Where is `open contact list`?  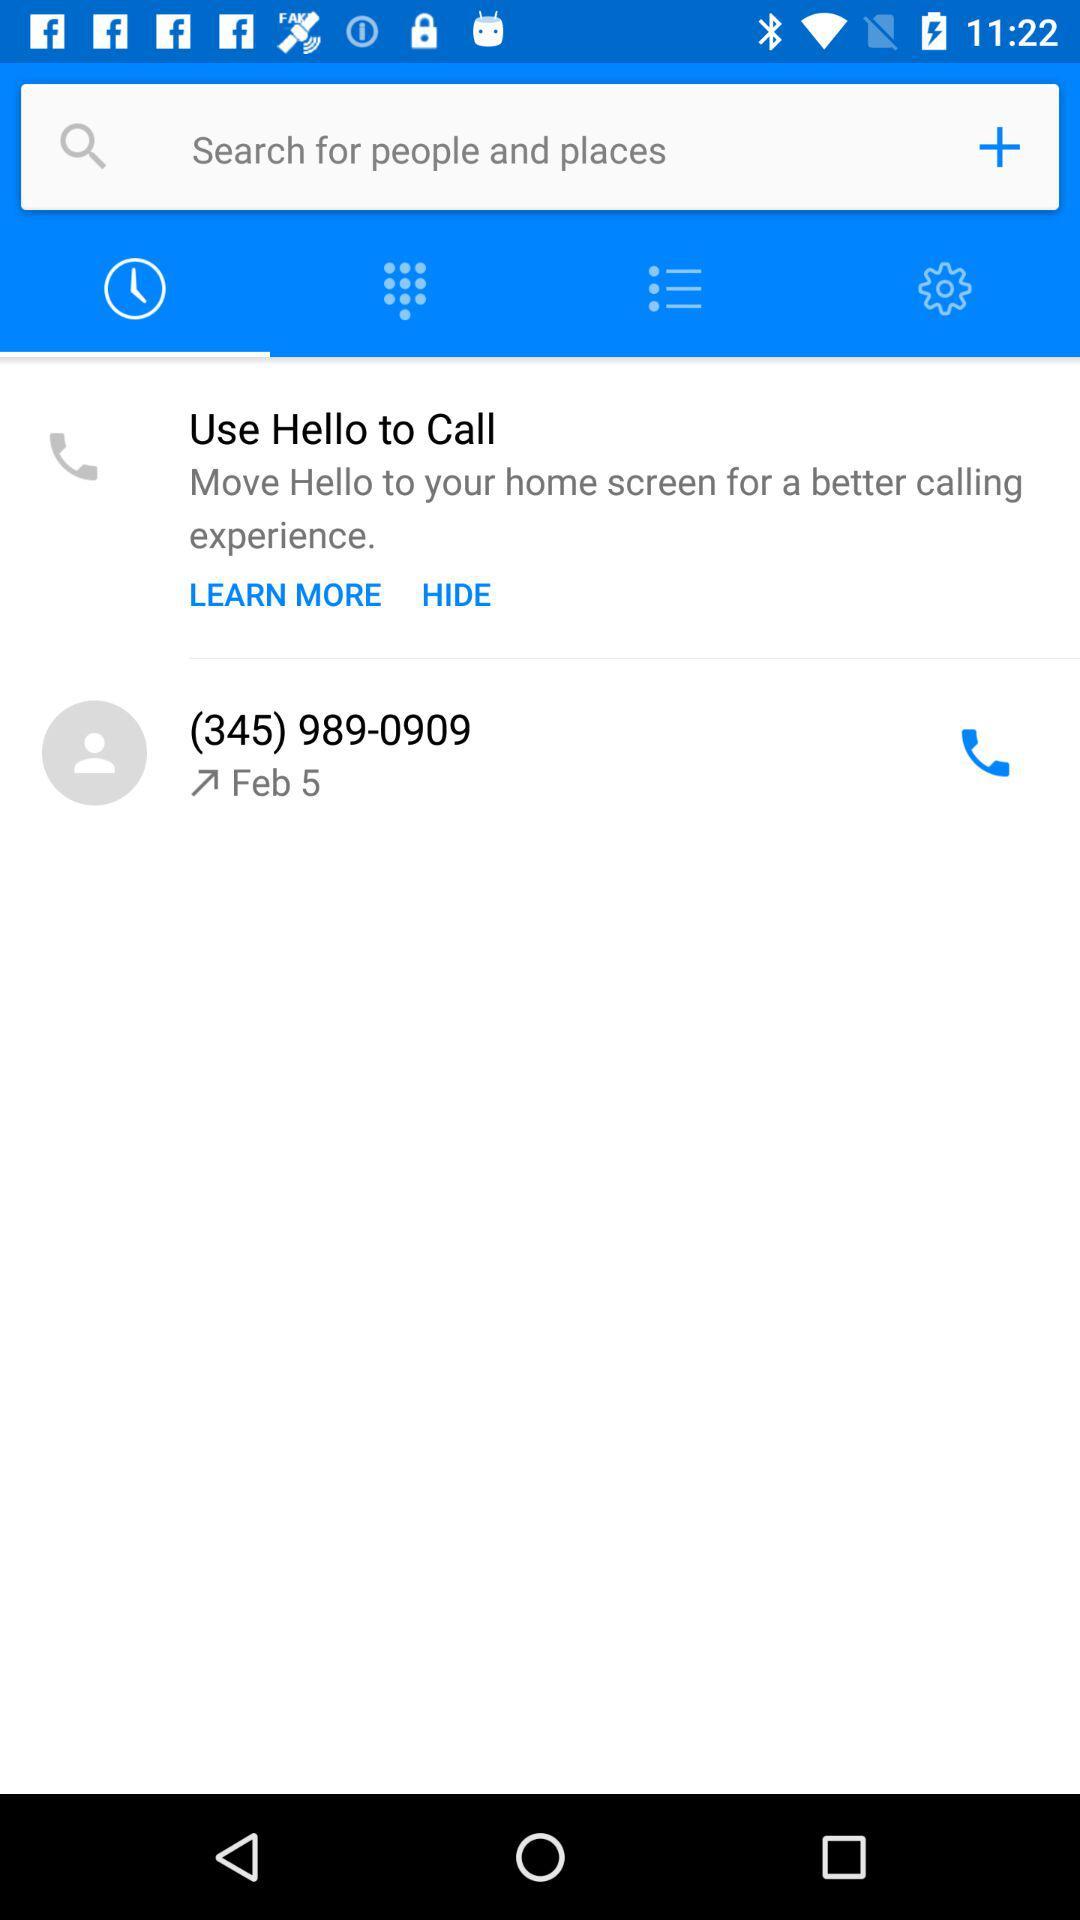 open contact list is located at coordinates (675, 288).